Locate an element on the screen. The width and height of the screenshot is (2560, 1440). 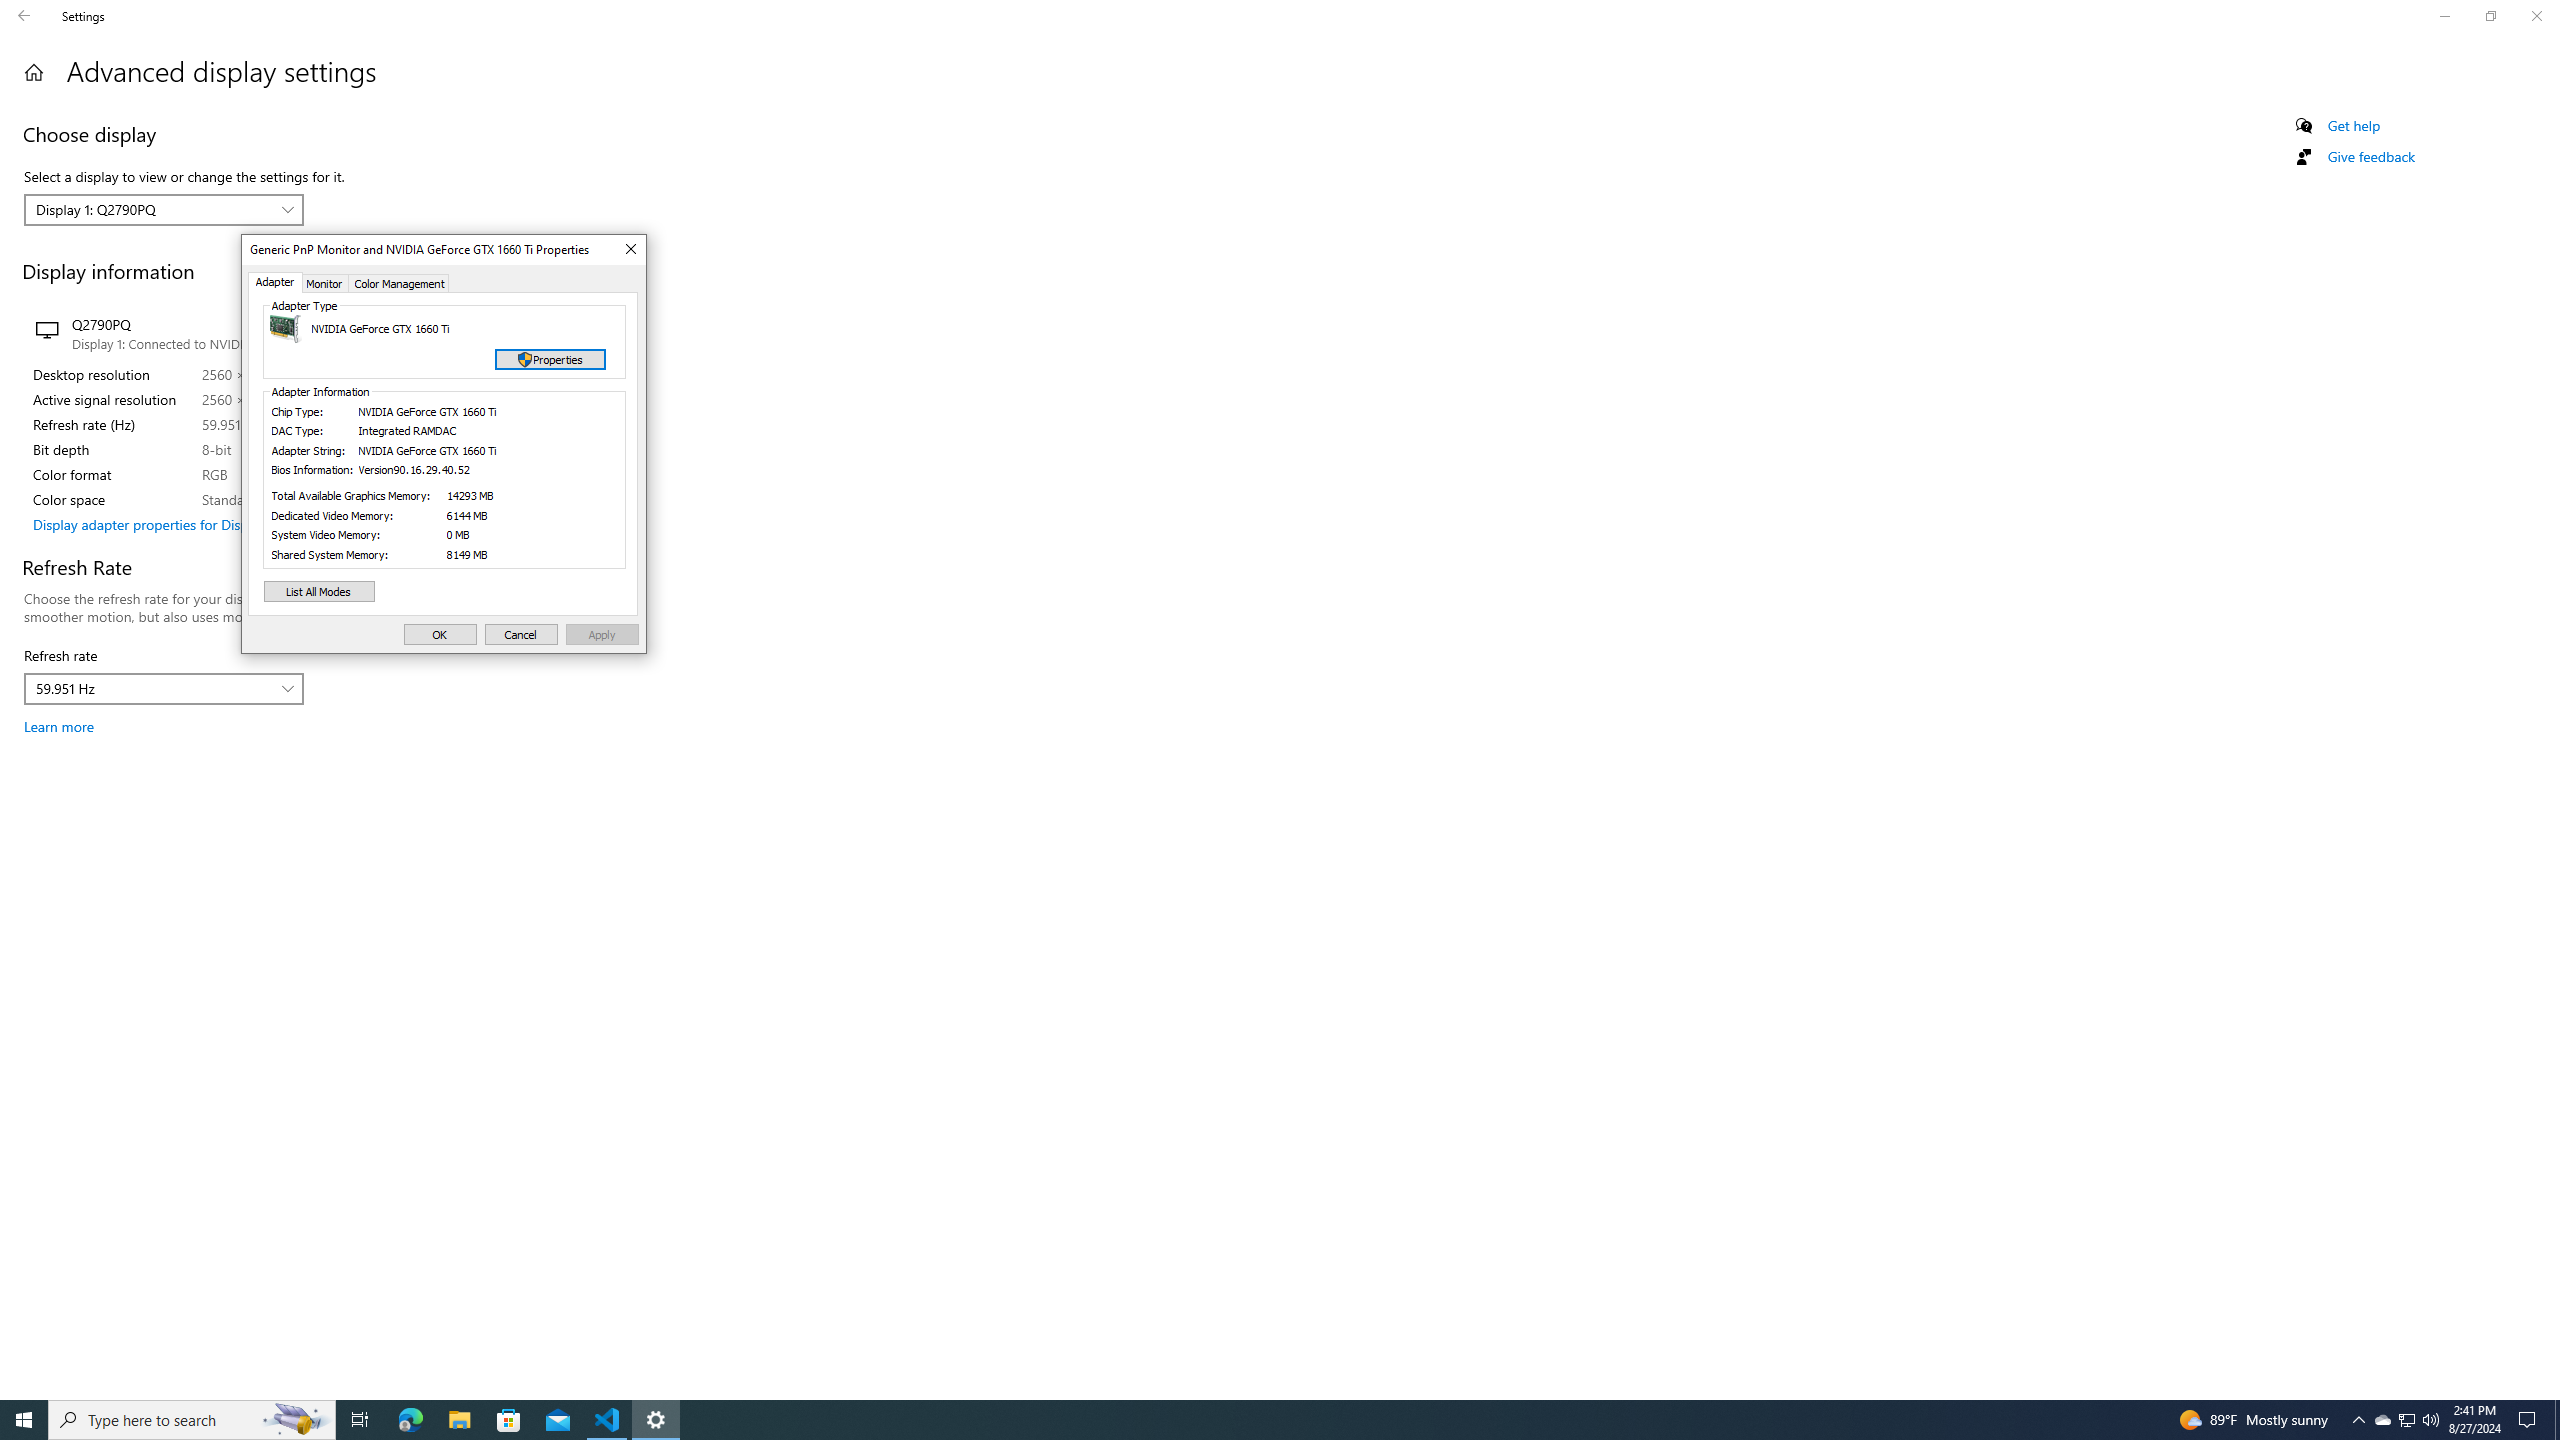
'List All Modes' is located at coordinates (319, 590).